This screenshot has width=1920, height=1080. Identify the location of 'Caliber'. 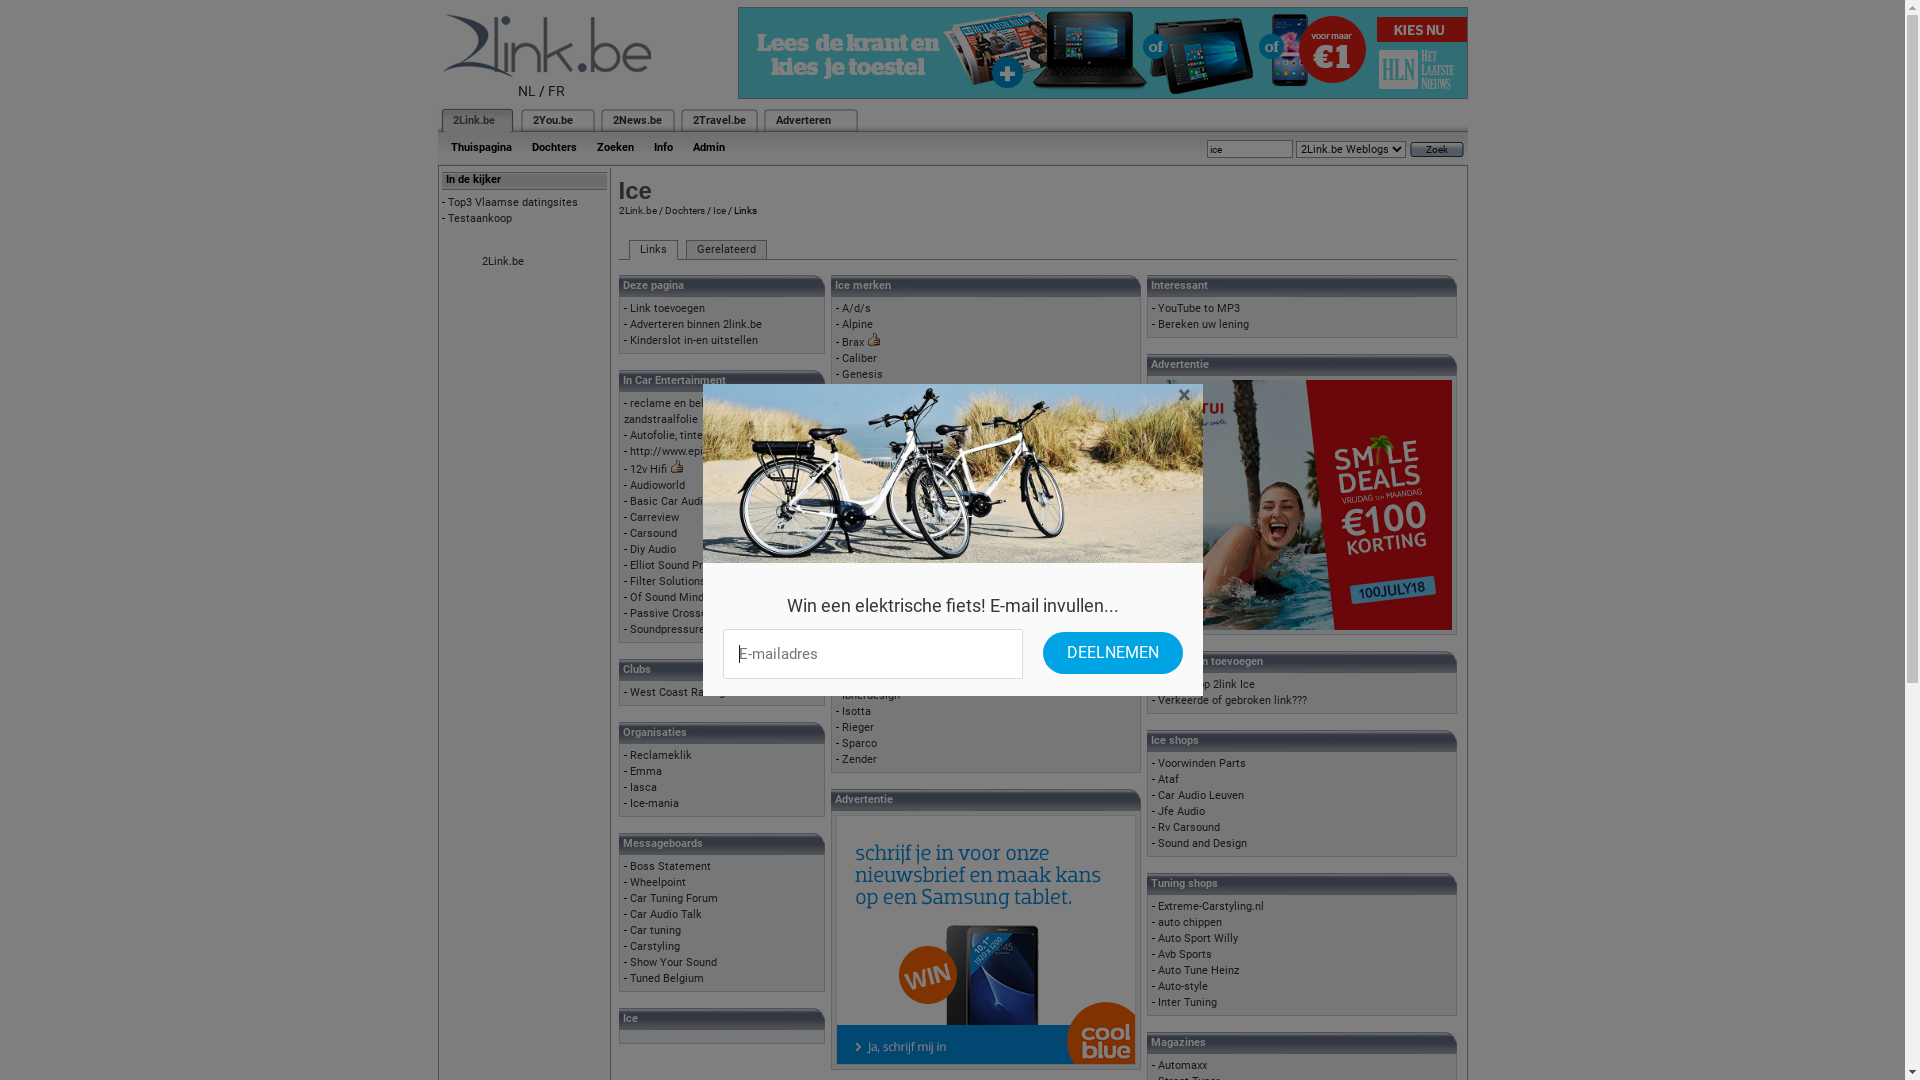
(859, 357).